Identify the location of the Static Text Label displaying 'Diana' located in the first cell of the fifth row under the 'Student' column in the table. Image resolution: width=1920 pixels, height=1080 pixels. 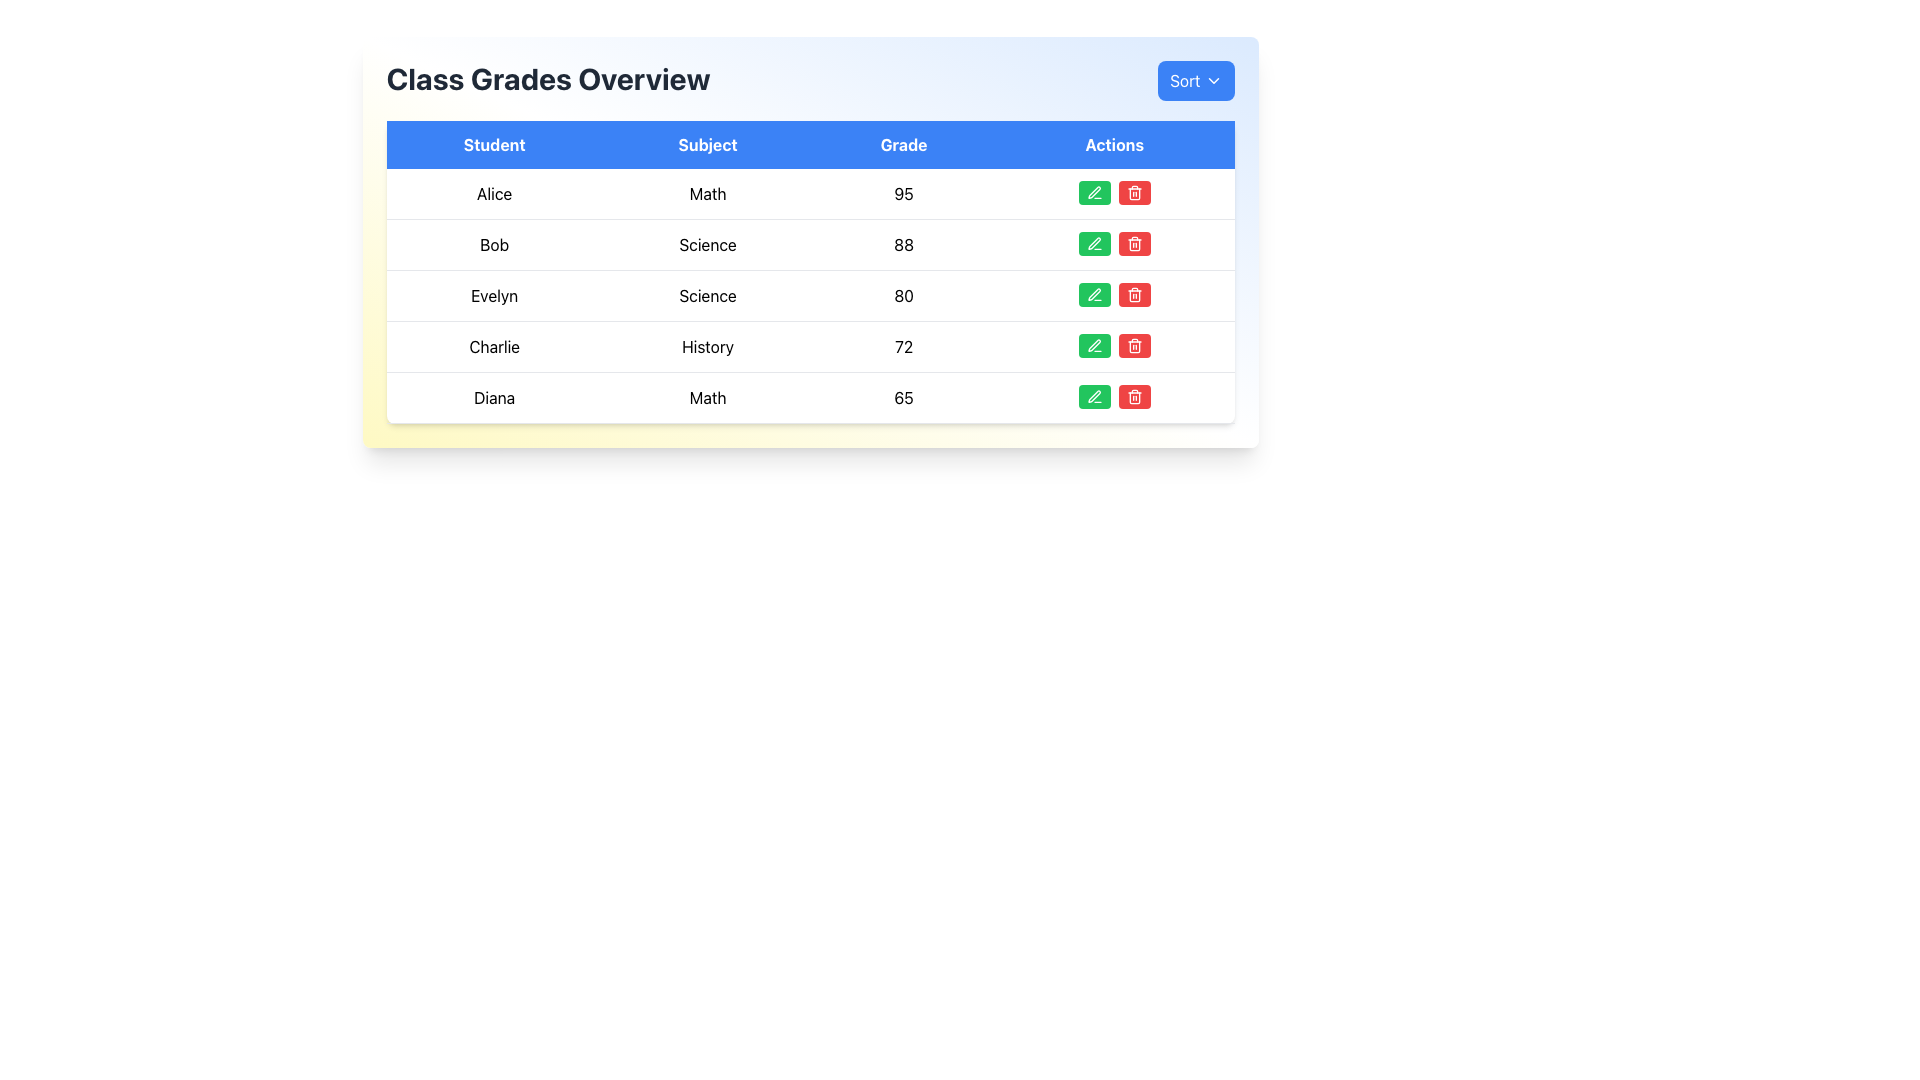
(494, 397).